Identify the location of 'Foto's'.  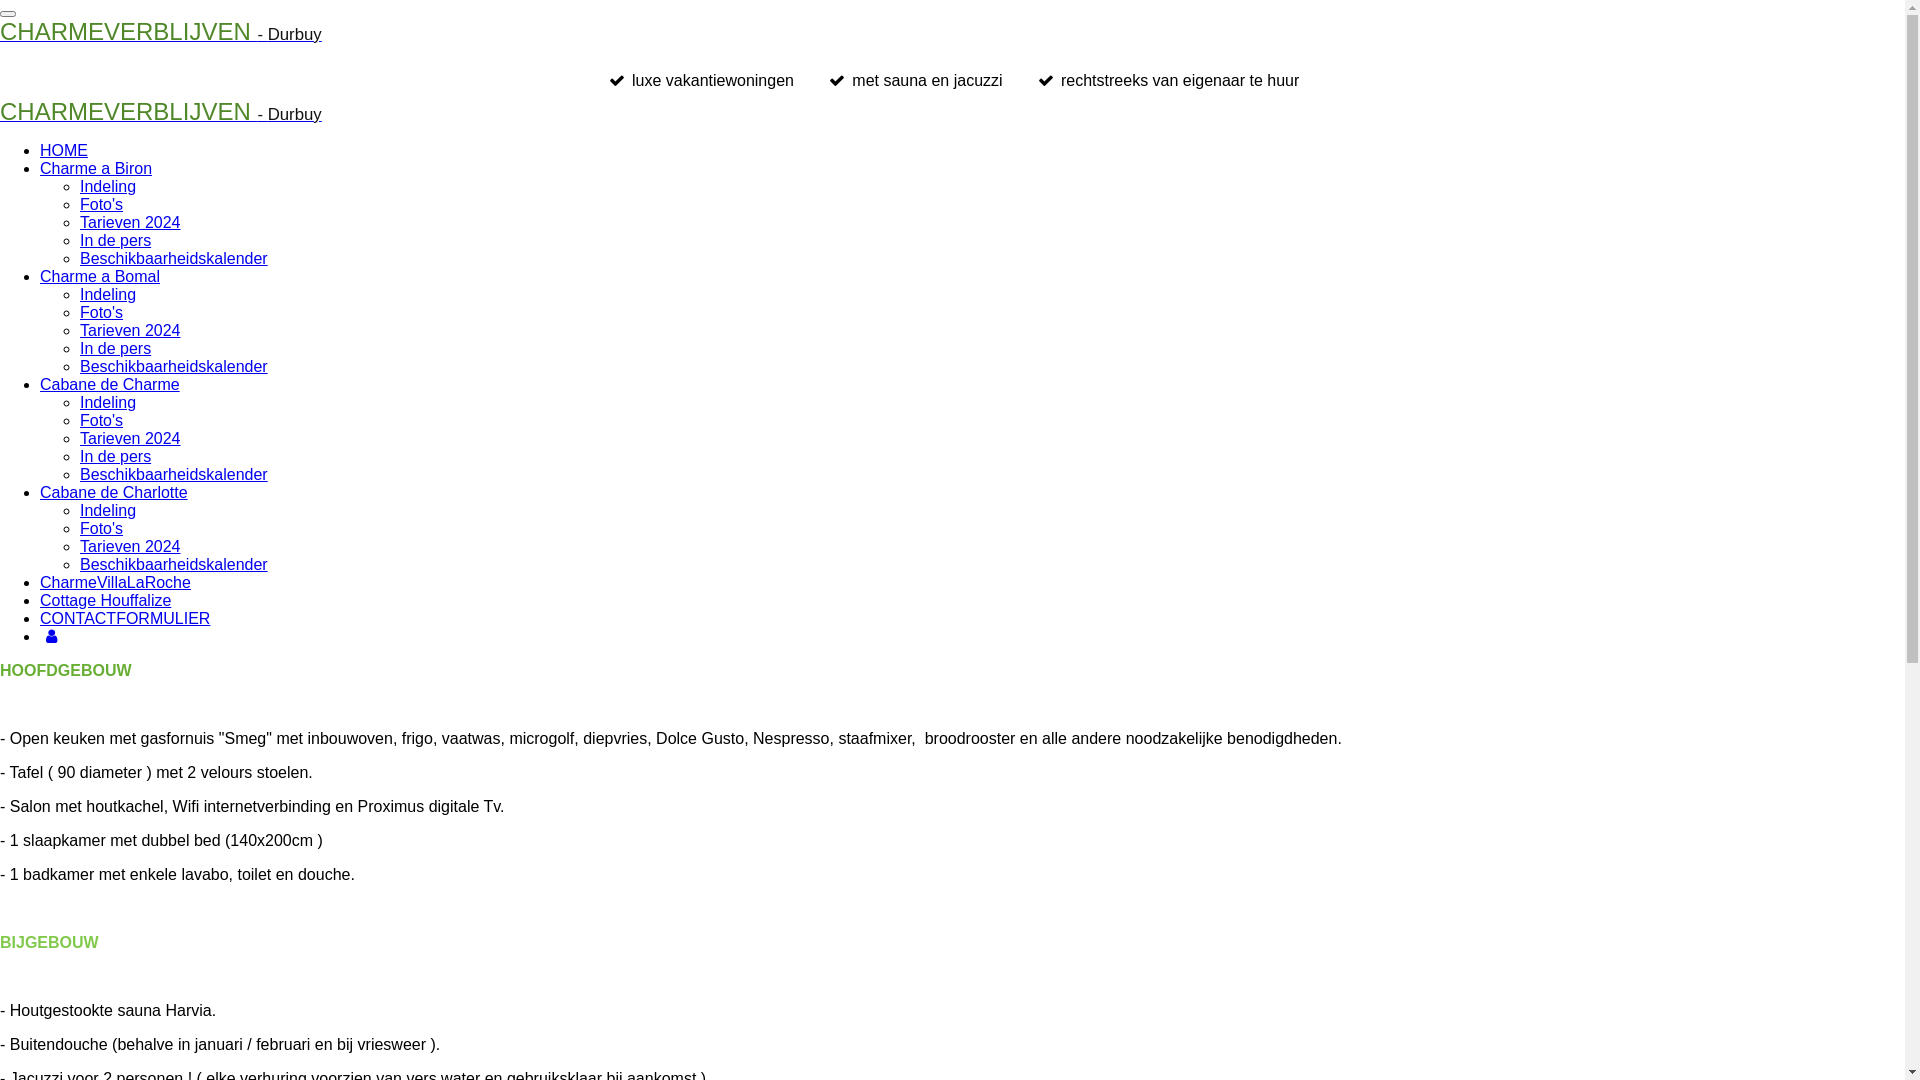
(80, 527).